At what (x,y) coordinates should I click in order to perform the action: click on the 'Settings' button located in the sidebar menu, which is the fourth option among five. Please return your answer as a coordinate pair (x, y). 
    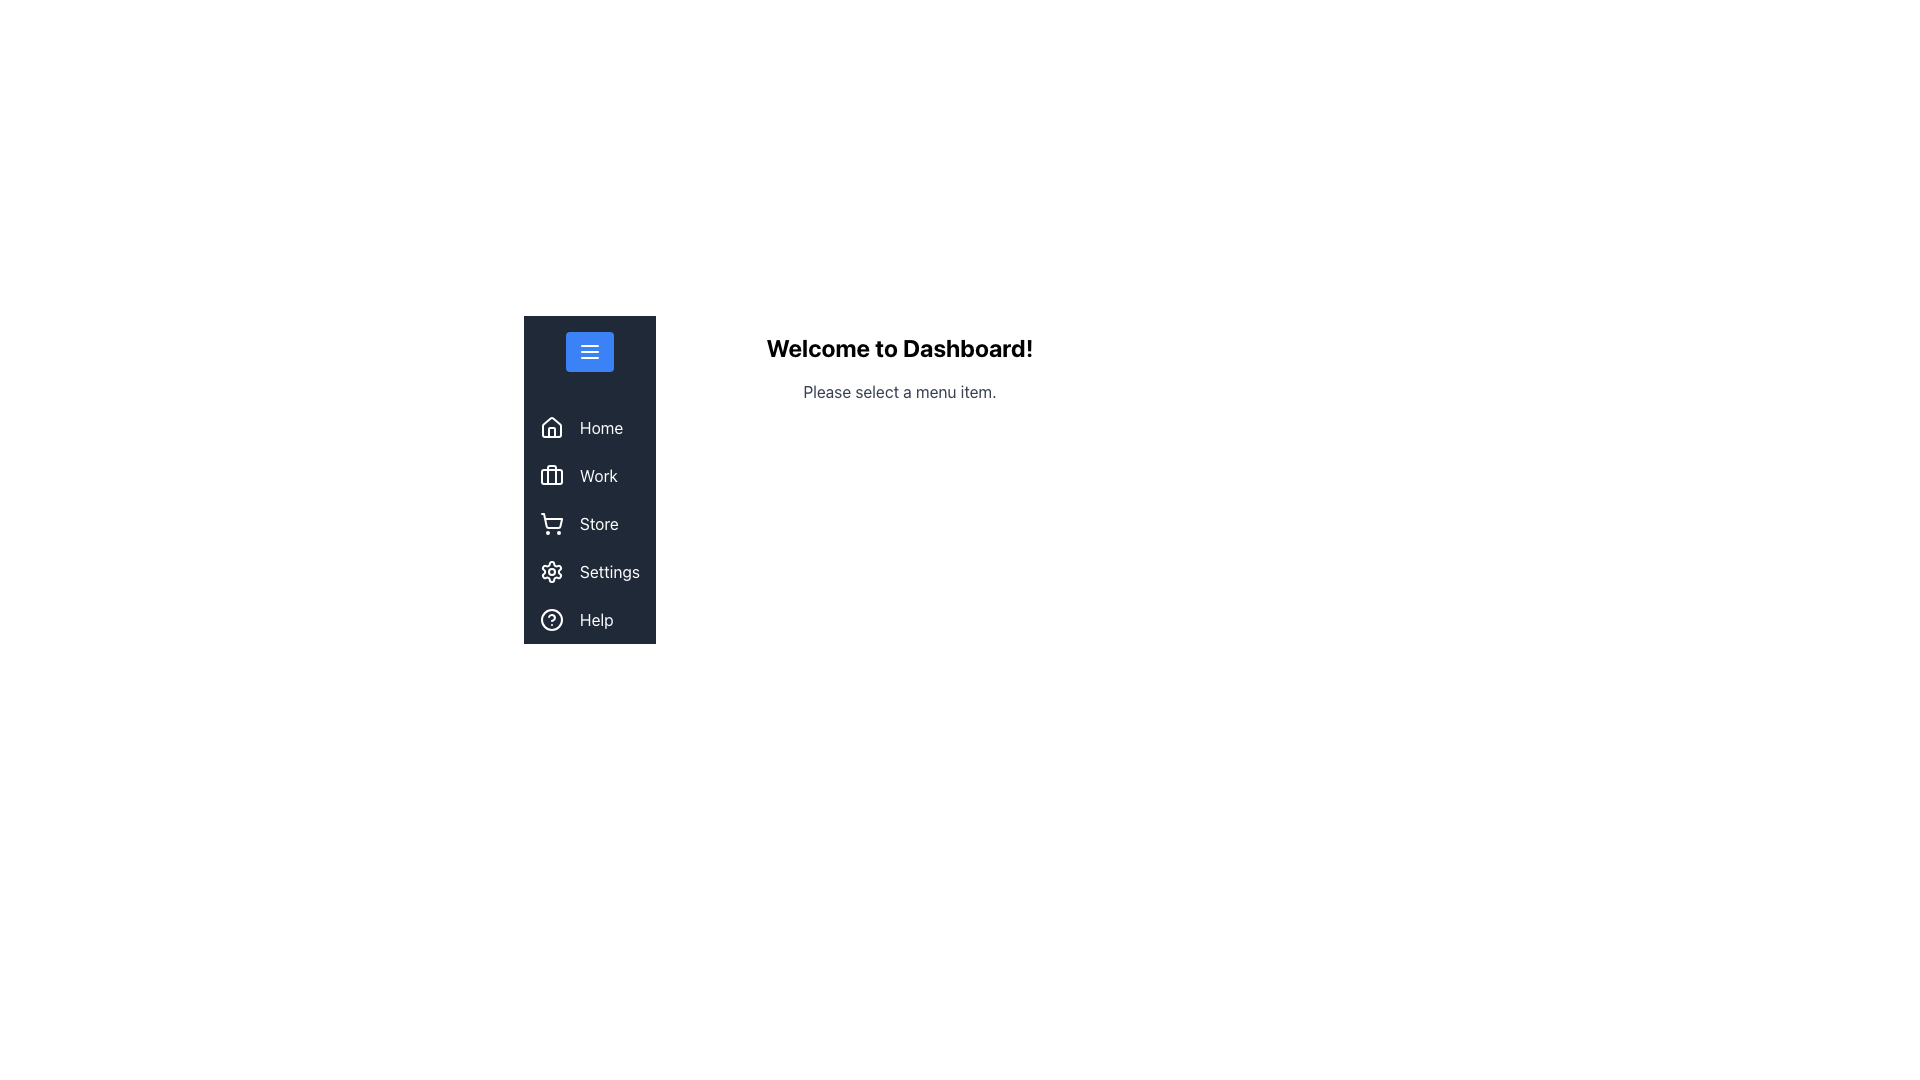
    Looking at the image, I should click on (589, 571).